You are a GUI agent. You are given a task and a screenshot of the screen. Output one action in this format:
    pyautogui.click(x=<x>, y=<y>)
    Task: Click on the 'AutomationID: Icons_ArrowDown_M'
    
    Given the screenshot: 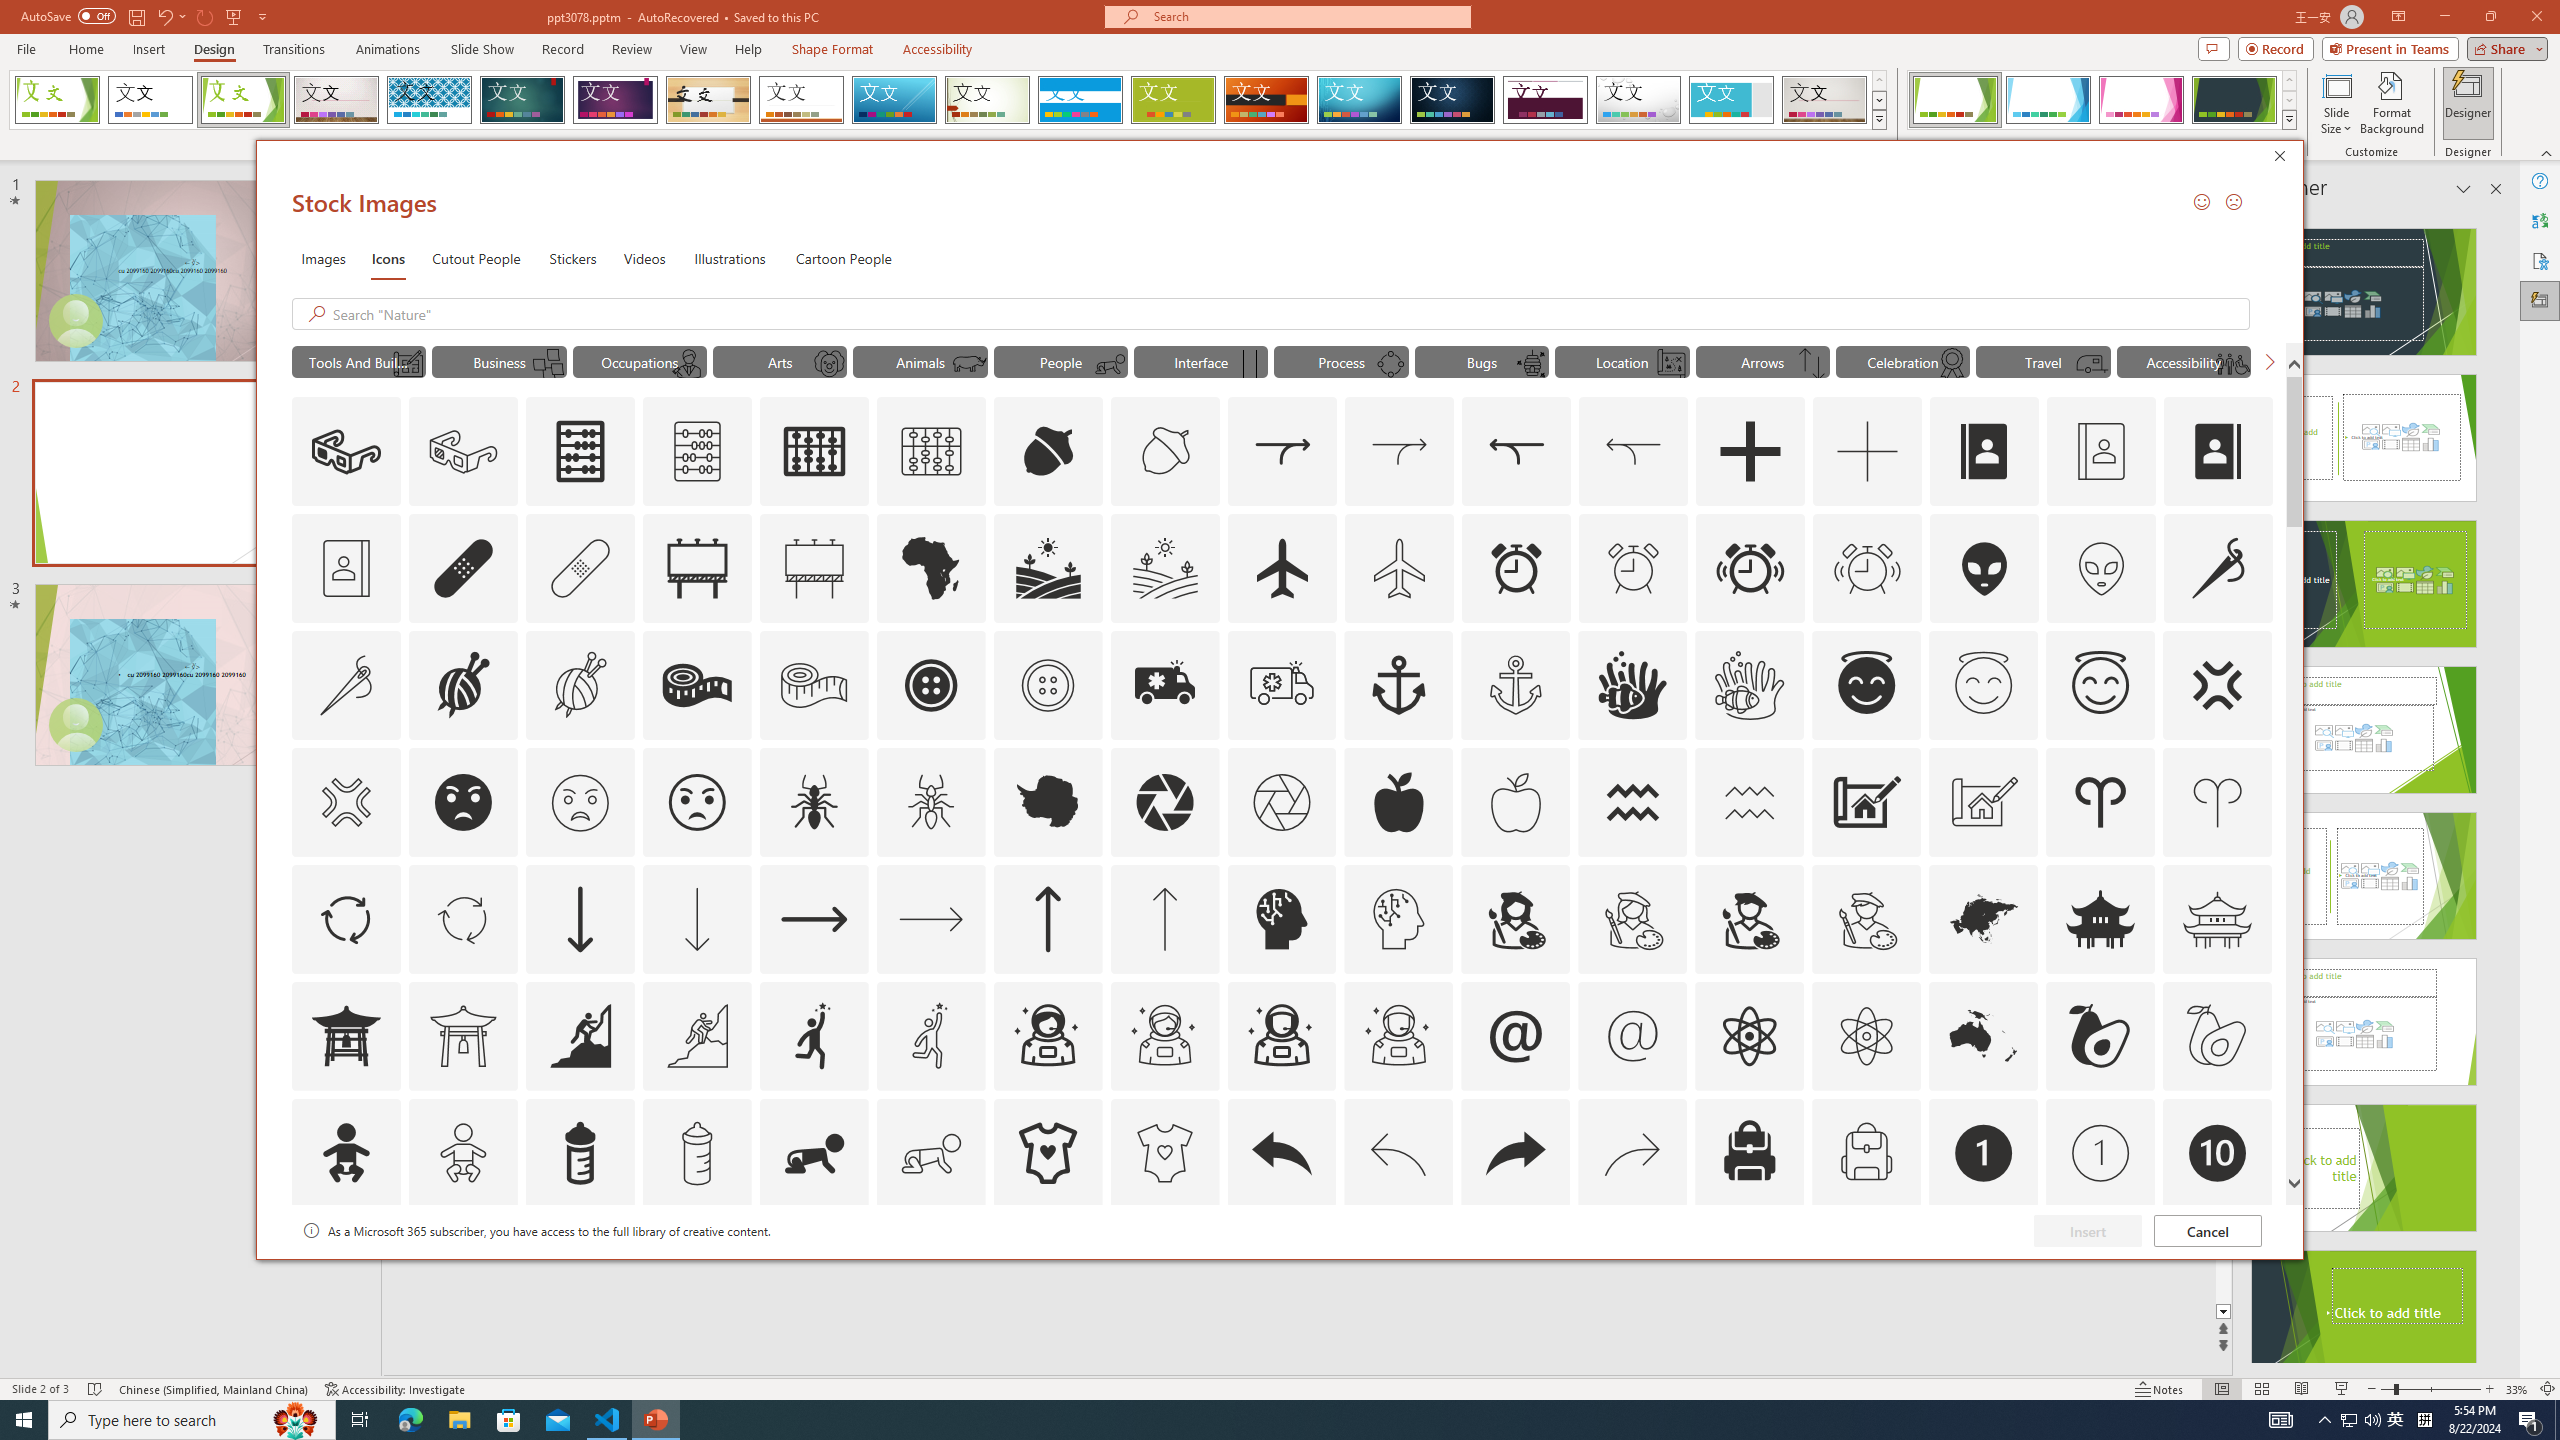 What is the action you would take?
    pyautogui.click(x=696, y=918)
    